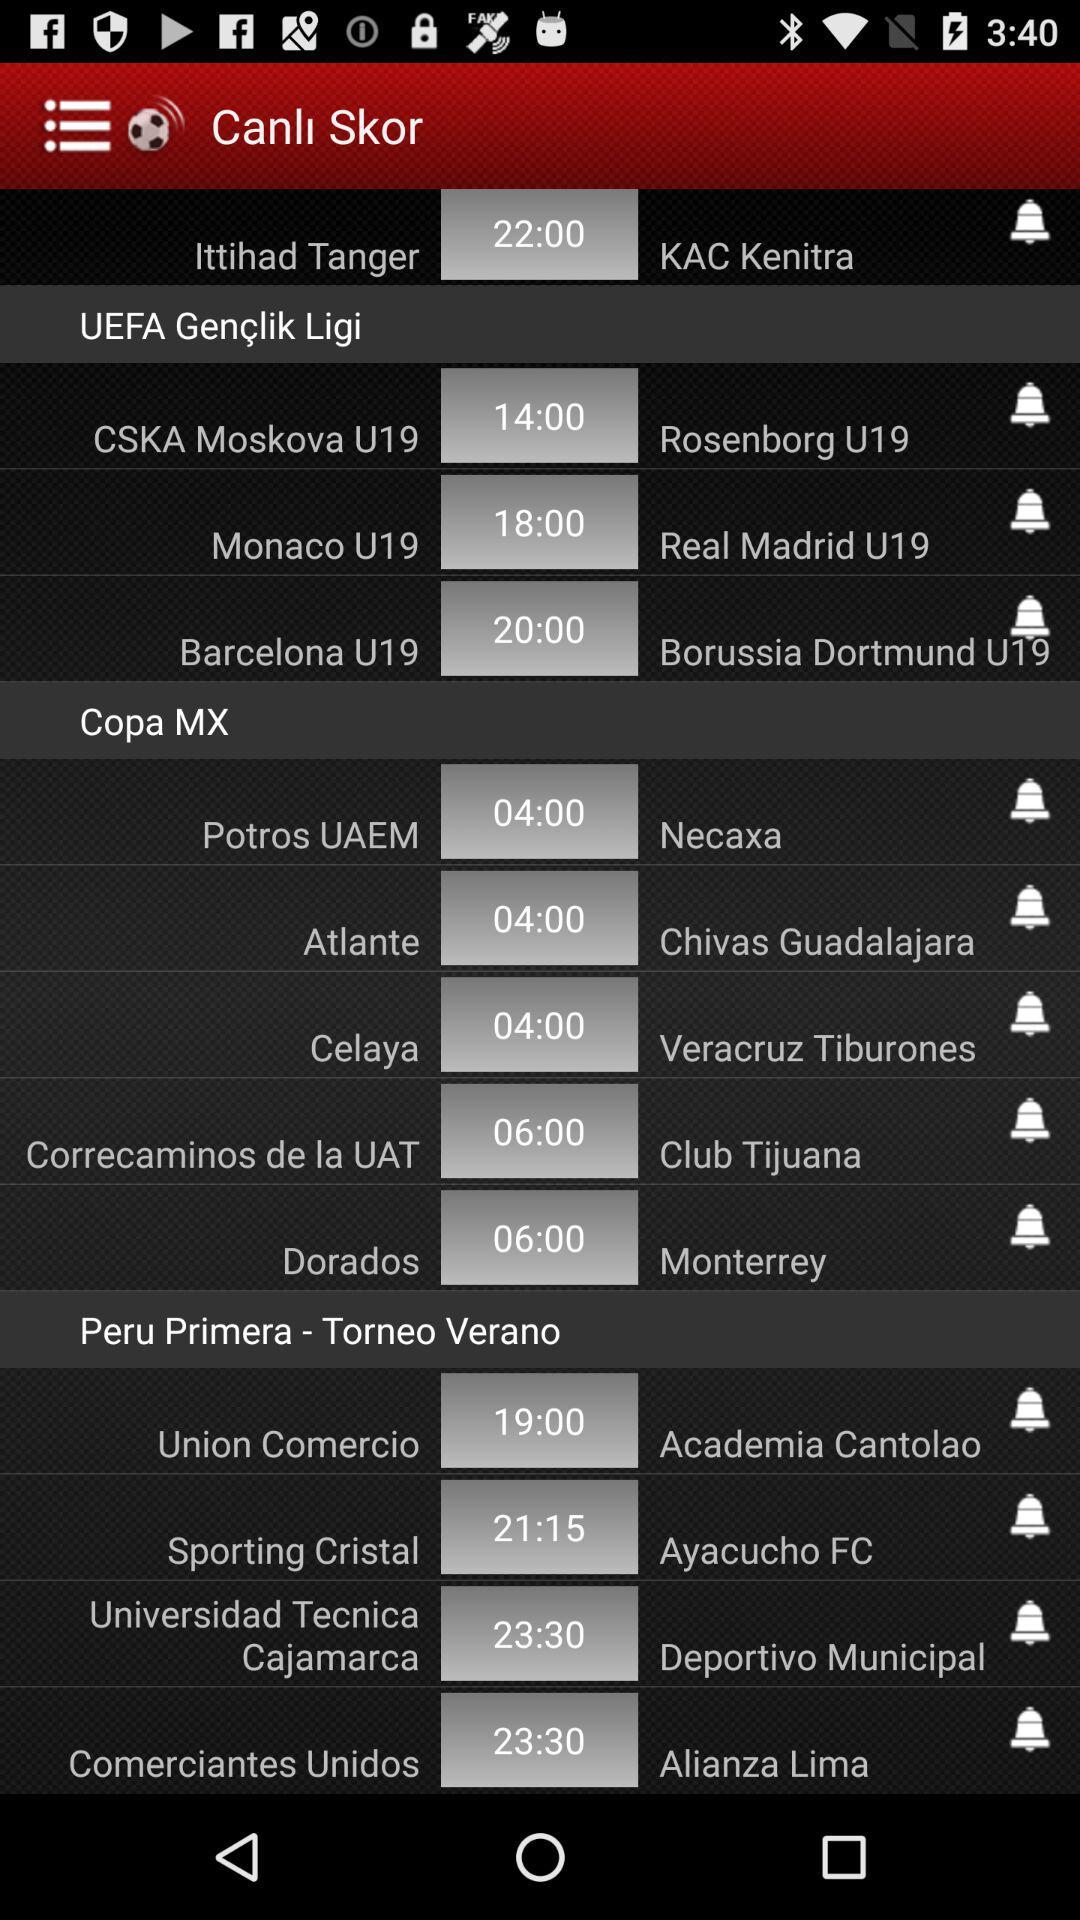 The image size is (1080, 1920). I want to click on set an alert, so click(1029, 1013).